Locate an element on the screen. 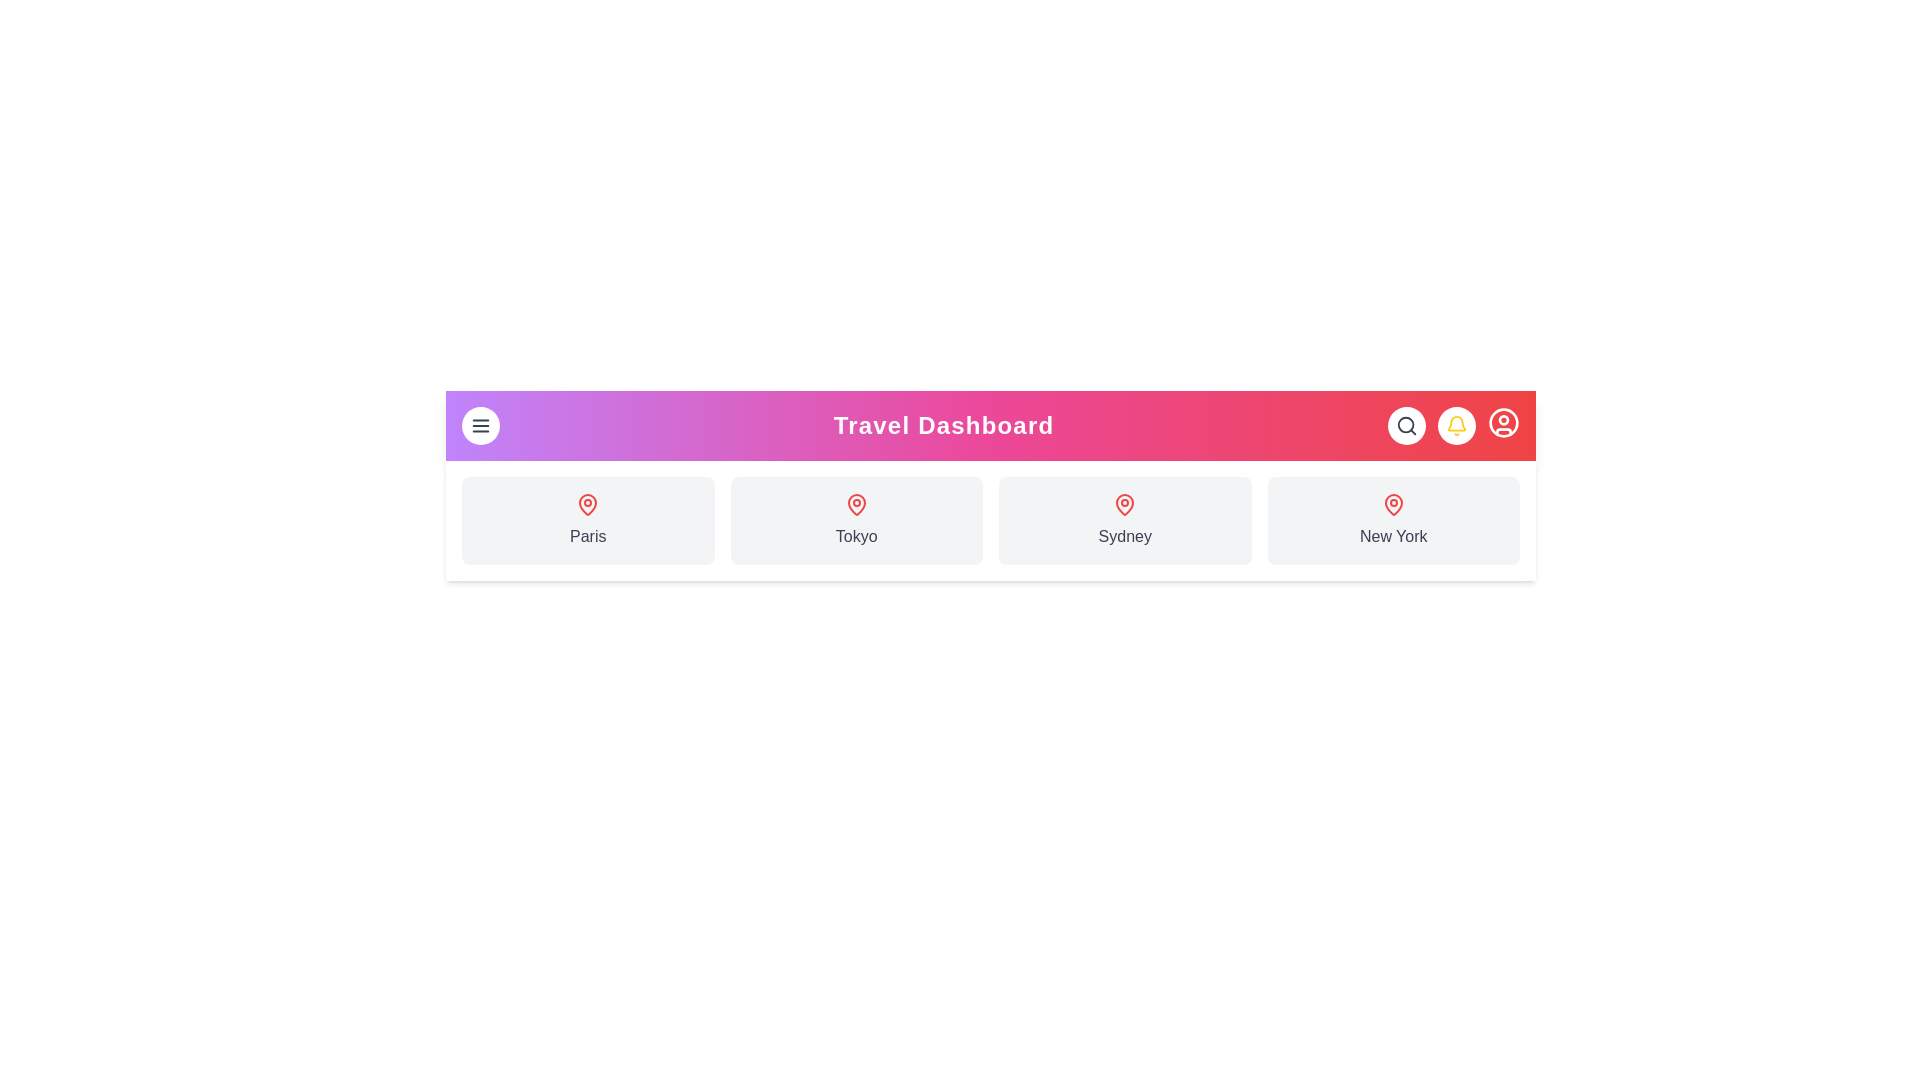 The width and height of the screenshot is (1920, 1080). the city card for Sydney to view its details is located at coordinates (1125, 519).